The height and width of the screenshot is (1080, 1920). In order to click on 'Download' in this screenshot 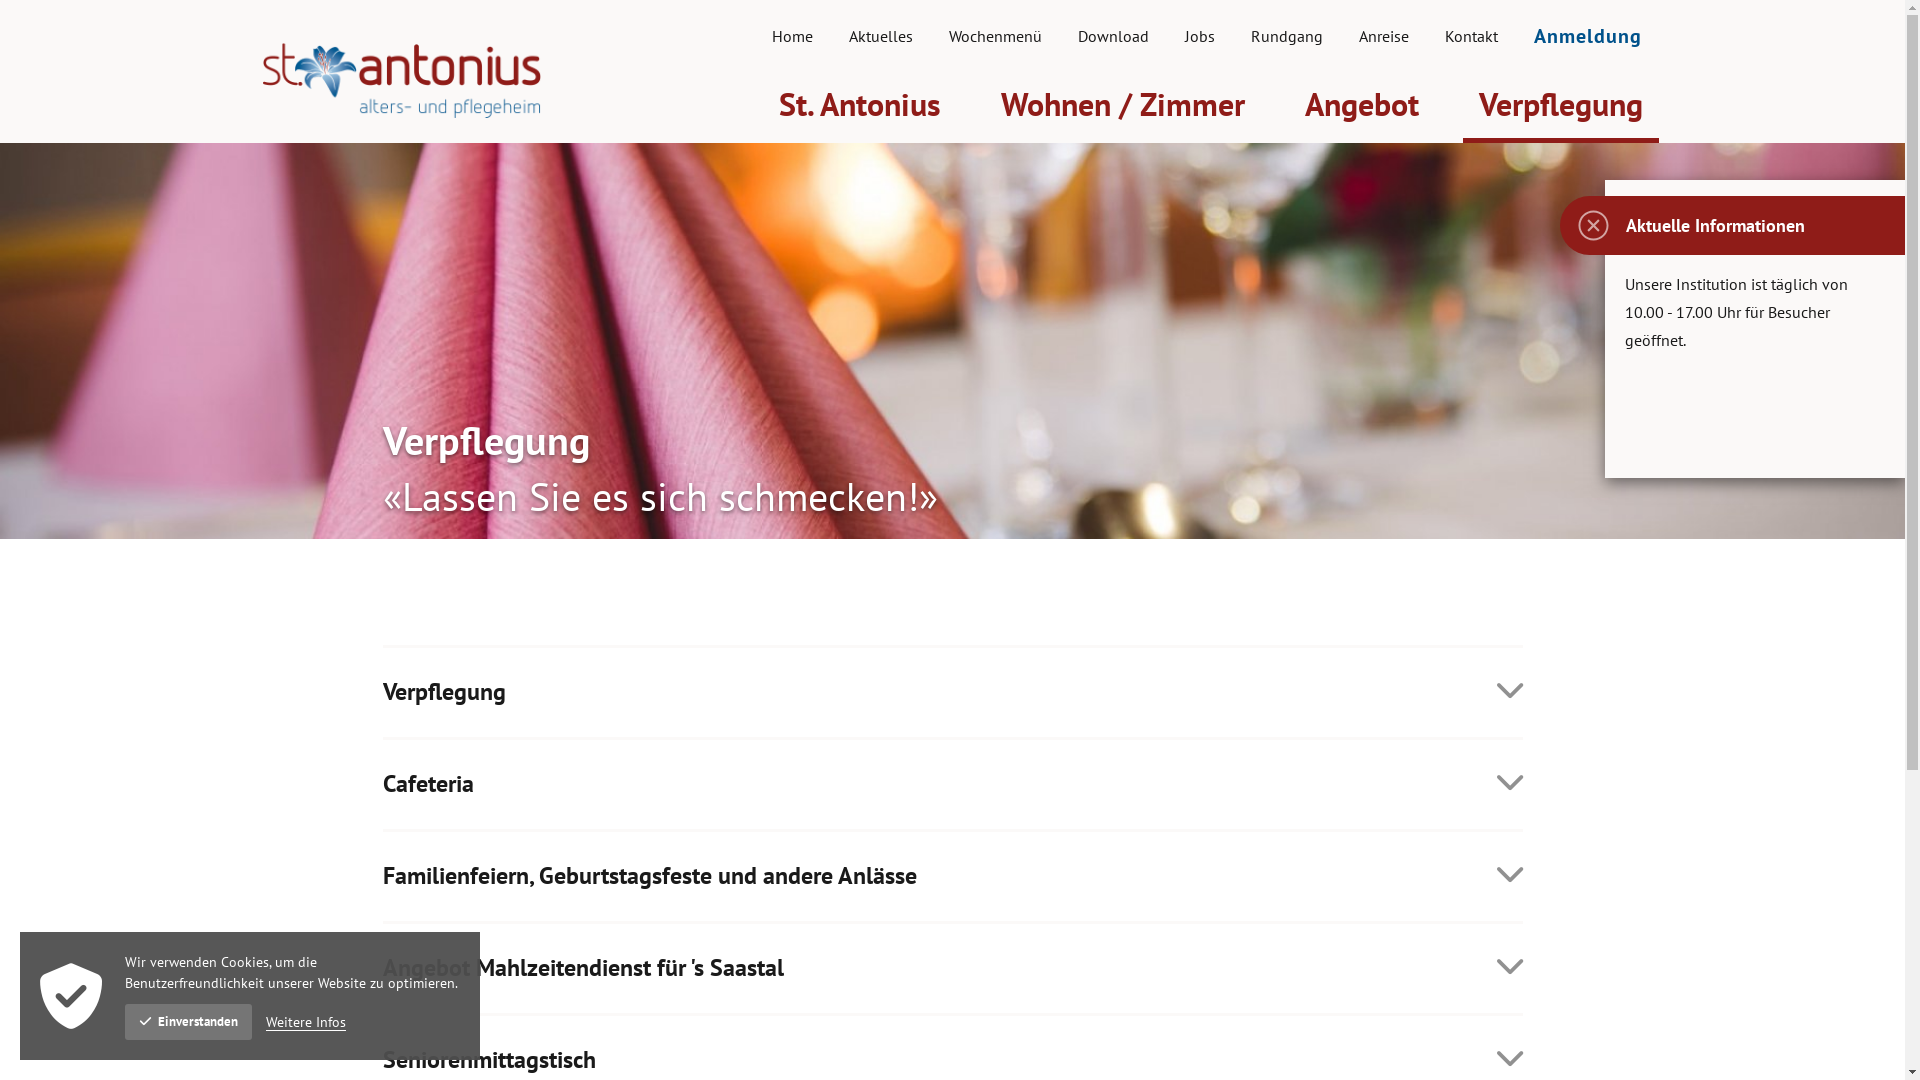, I will do `click(1112, 35)`.